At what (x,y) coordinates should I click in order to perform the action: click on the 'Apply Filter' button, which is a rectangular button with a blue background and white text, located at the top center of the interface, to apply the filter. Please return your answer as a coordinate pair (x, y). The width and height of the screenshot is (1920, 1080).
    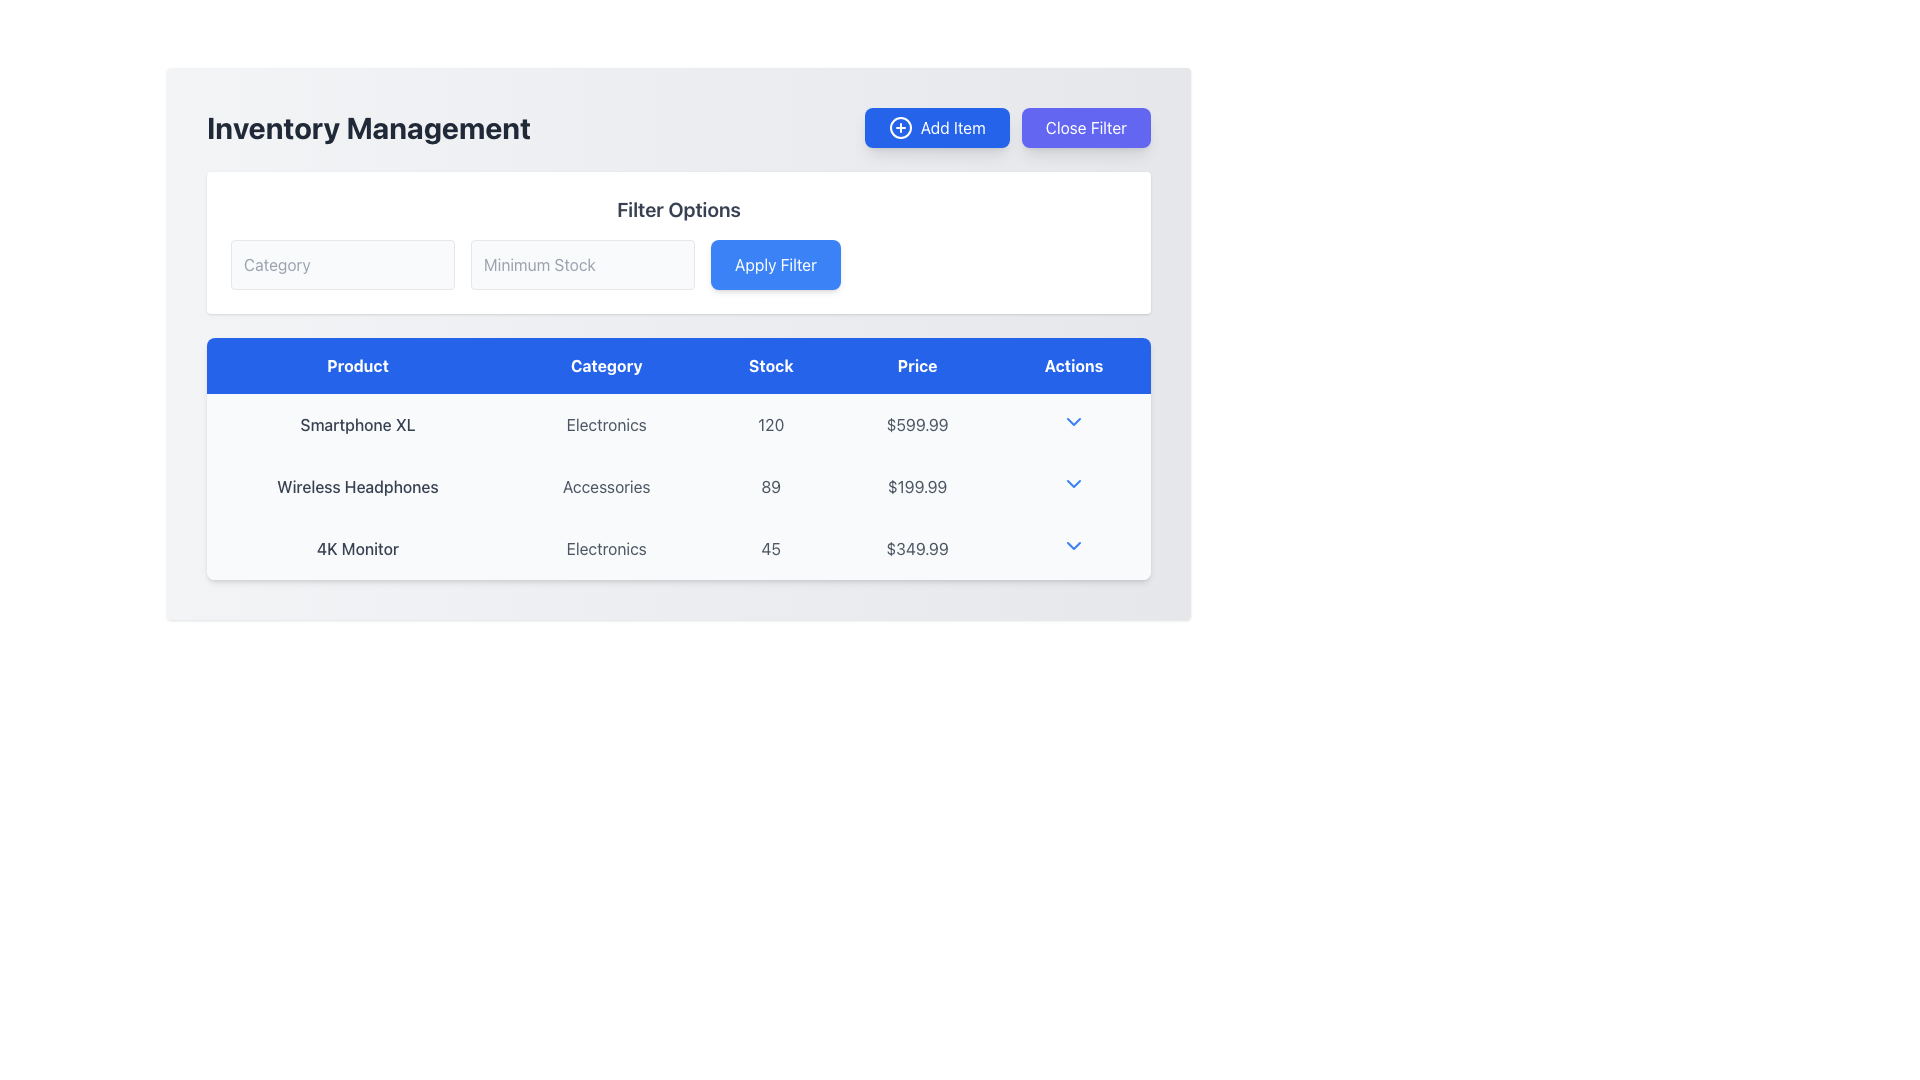
    Looking at the image, I should click on (774, 264).